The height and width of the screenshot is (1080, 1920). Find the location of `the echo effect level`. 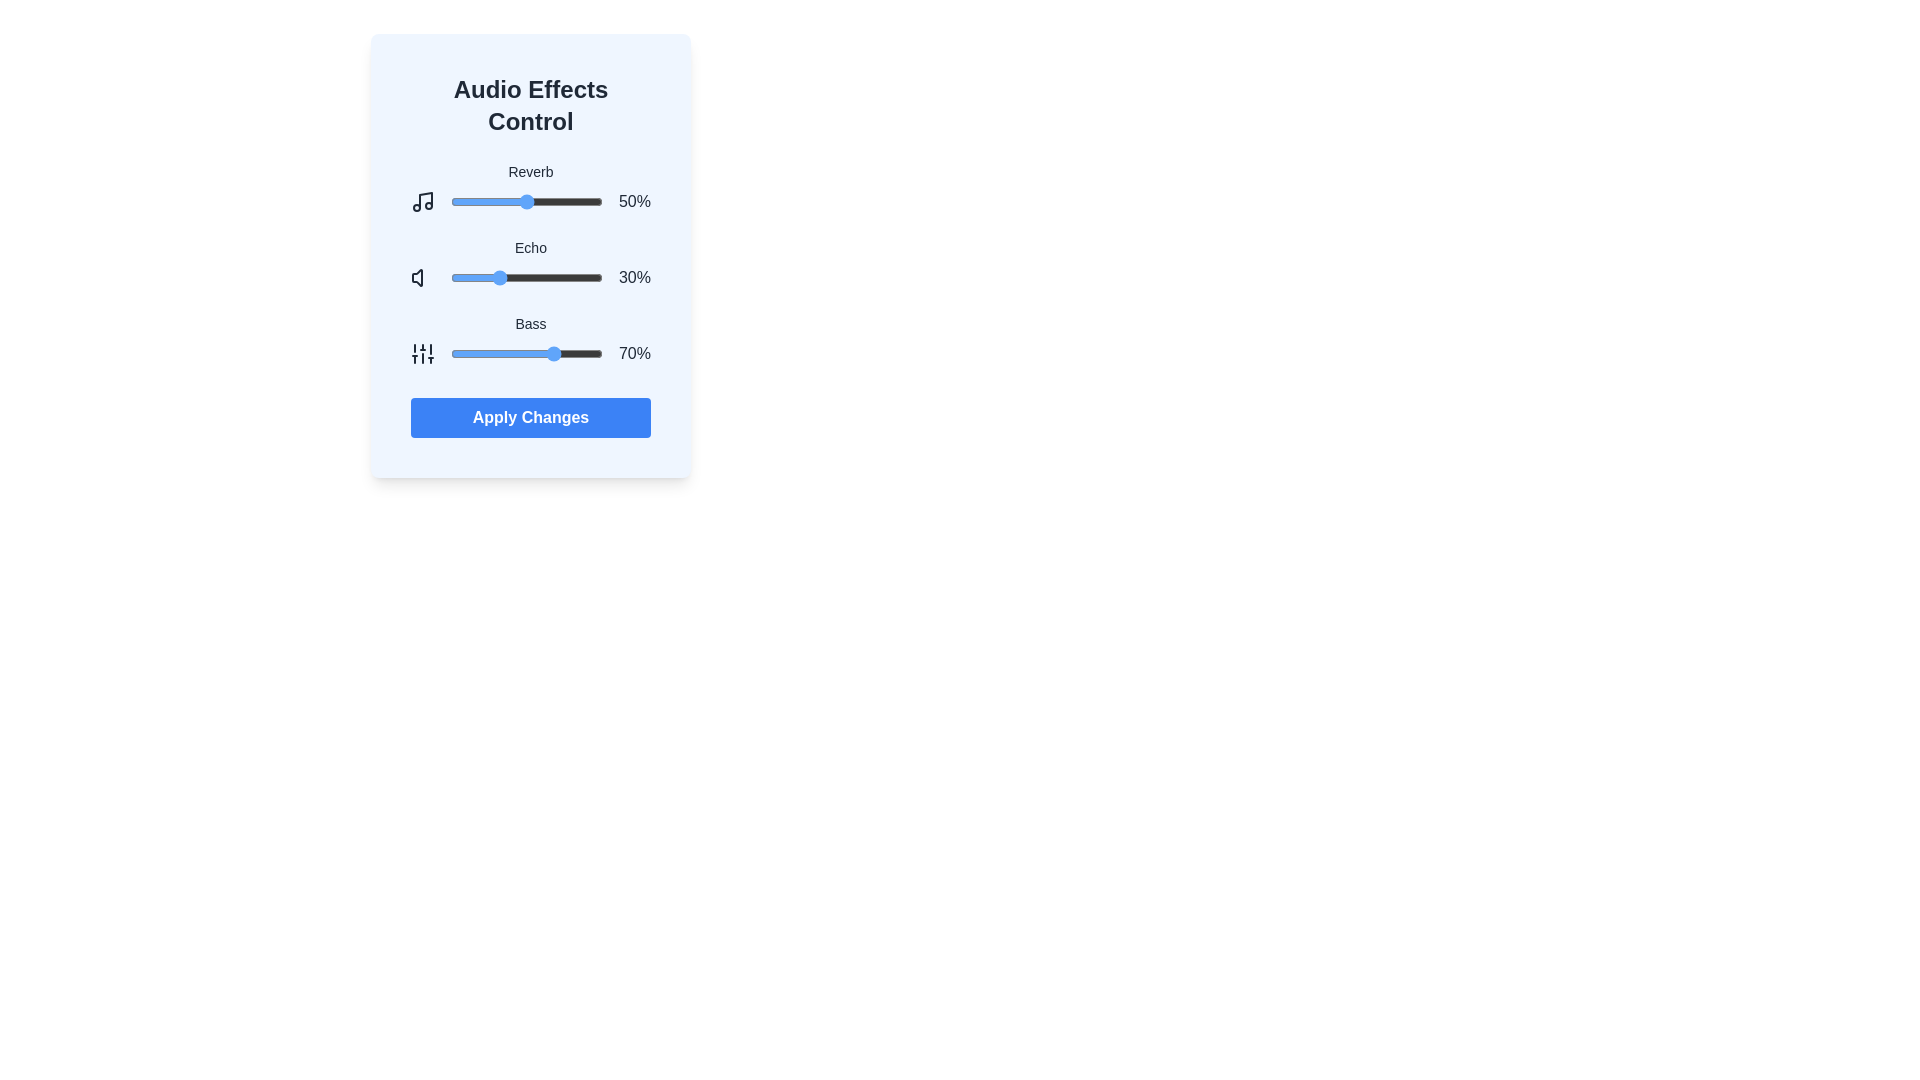

the echo effect level is located at coordinates (582, 277).